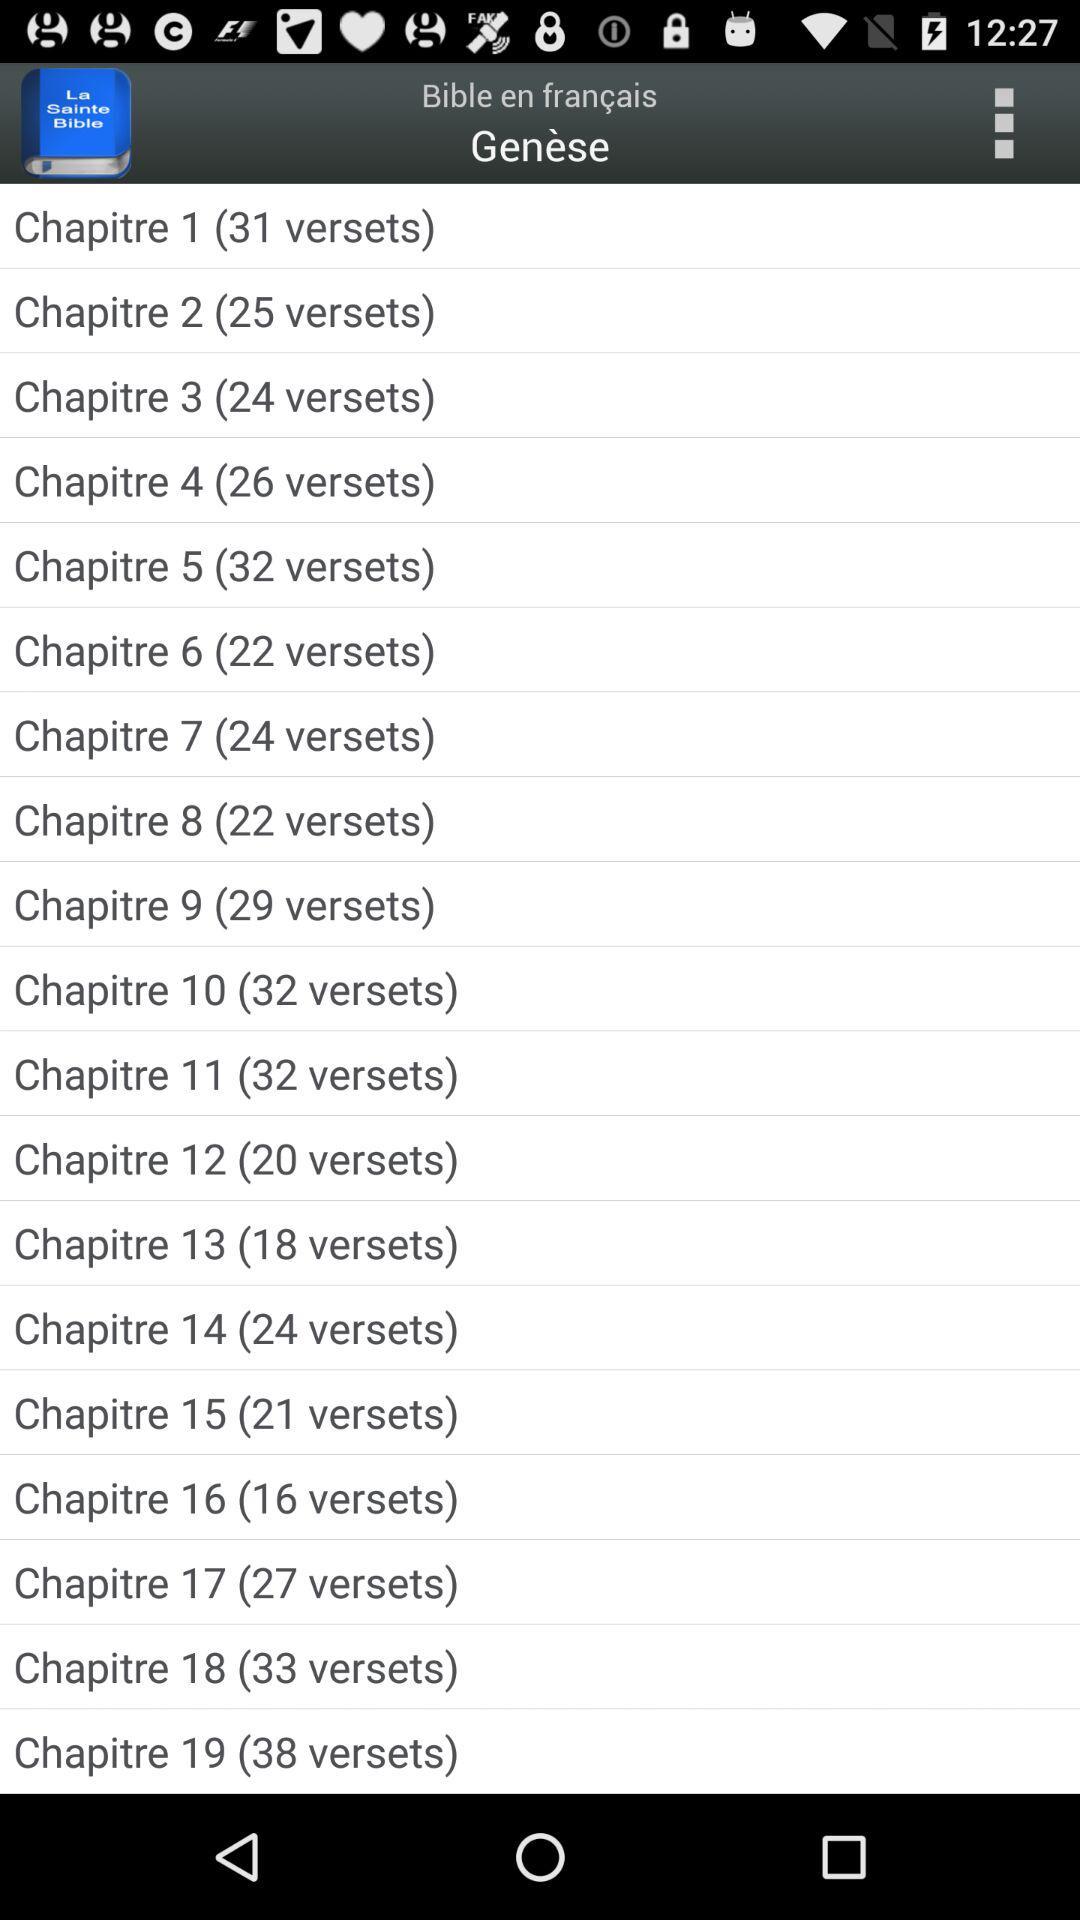 This screenshot has height=1920, width=1080. What do you see at coordinates (540, 309) in the screenshot?
I see `the chapitre 2 25 app` at bounding box center [540, 309].